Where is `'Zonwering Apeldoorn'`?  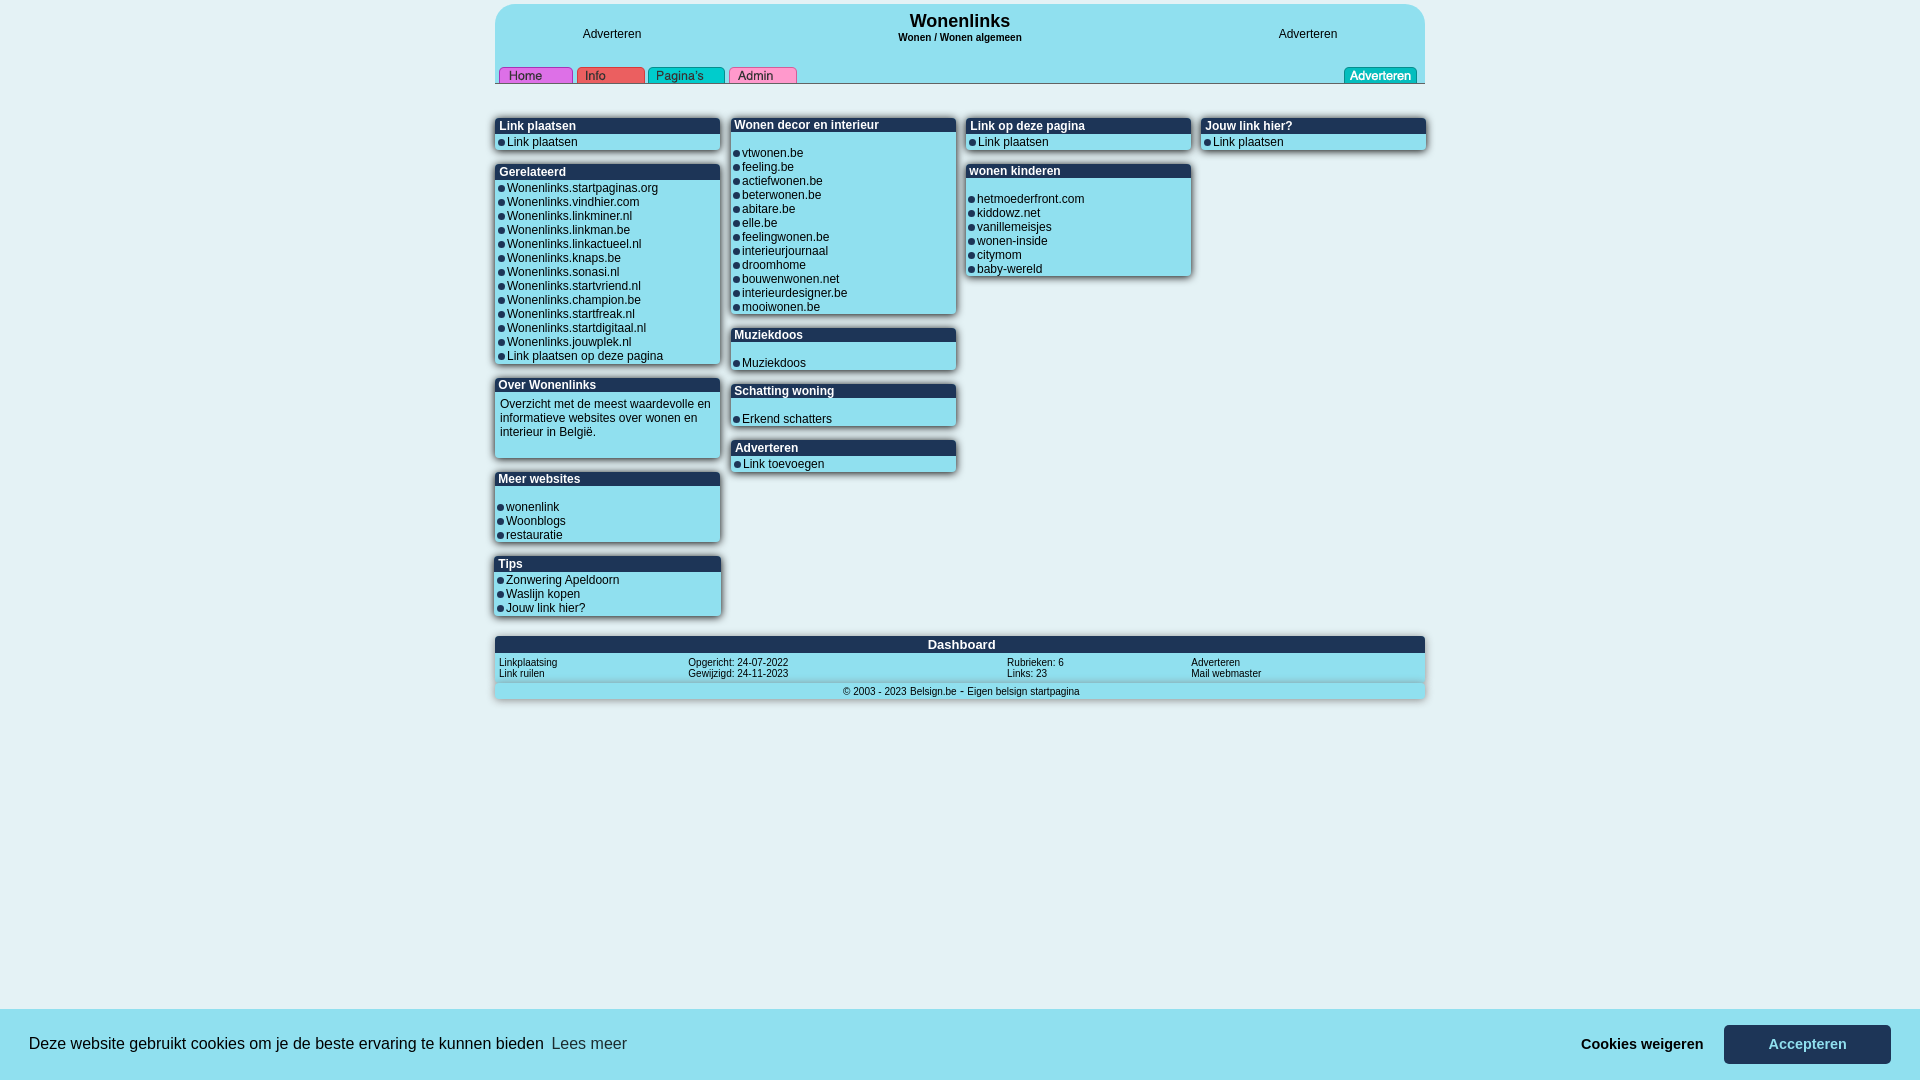
'Zonwering Apeldoorn' is located at coordinates (505, 579).